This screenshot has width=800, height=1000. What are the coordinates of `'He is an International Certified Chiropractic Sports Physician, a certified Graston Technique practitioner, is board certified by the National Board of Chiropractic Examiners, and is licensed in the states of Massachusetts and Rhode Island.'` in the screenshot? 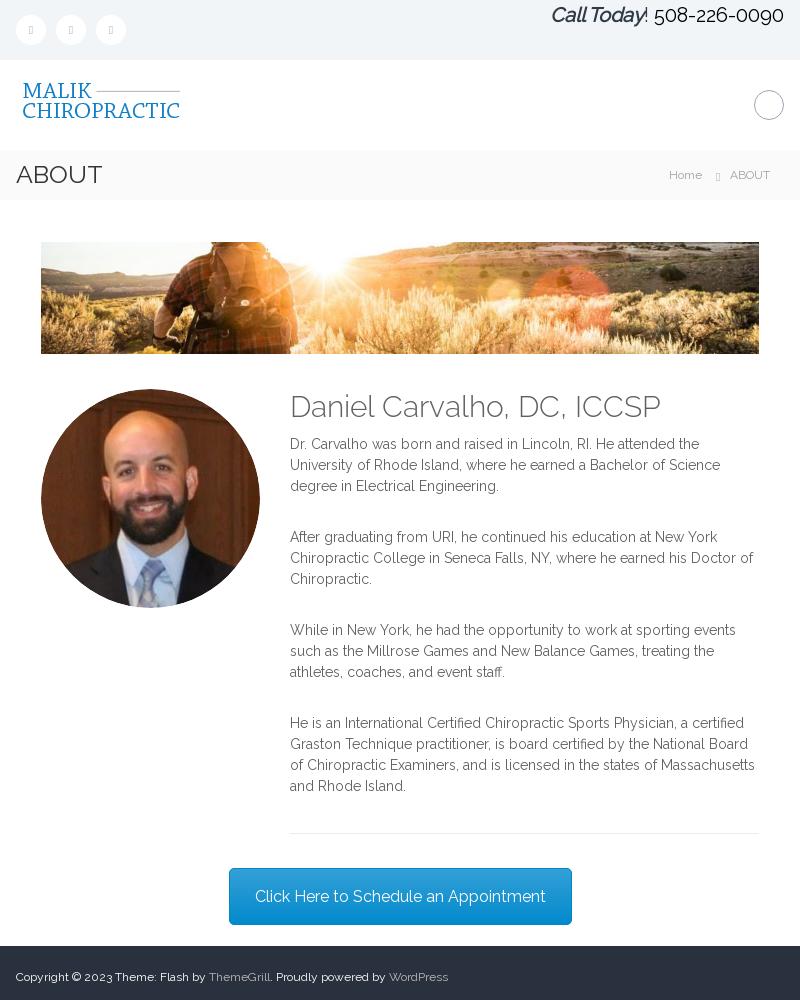 It's located at (290, 753).